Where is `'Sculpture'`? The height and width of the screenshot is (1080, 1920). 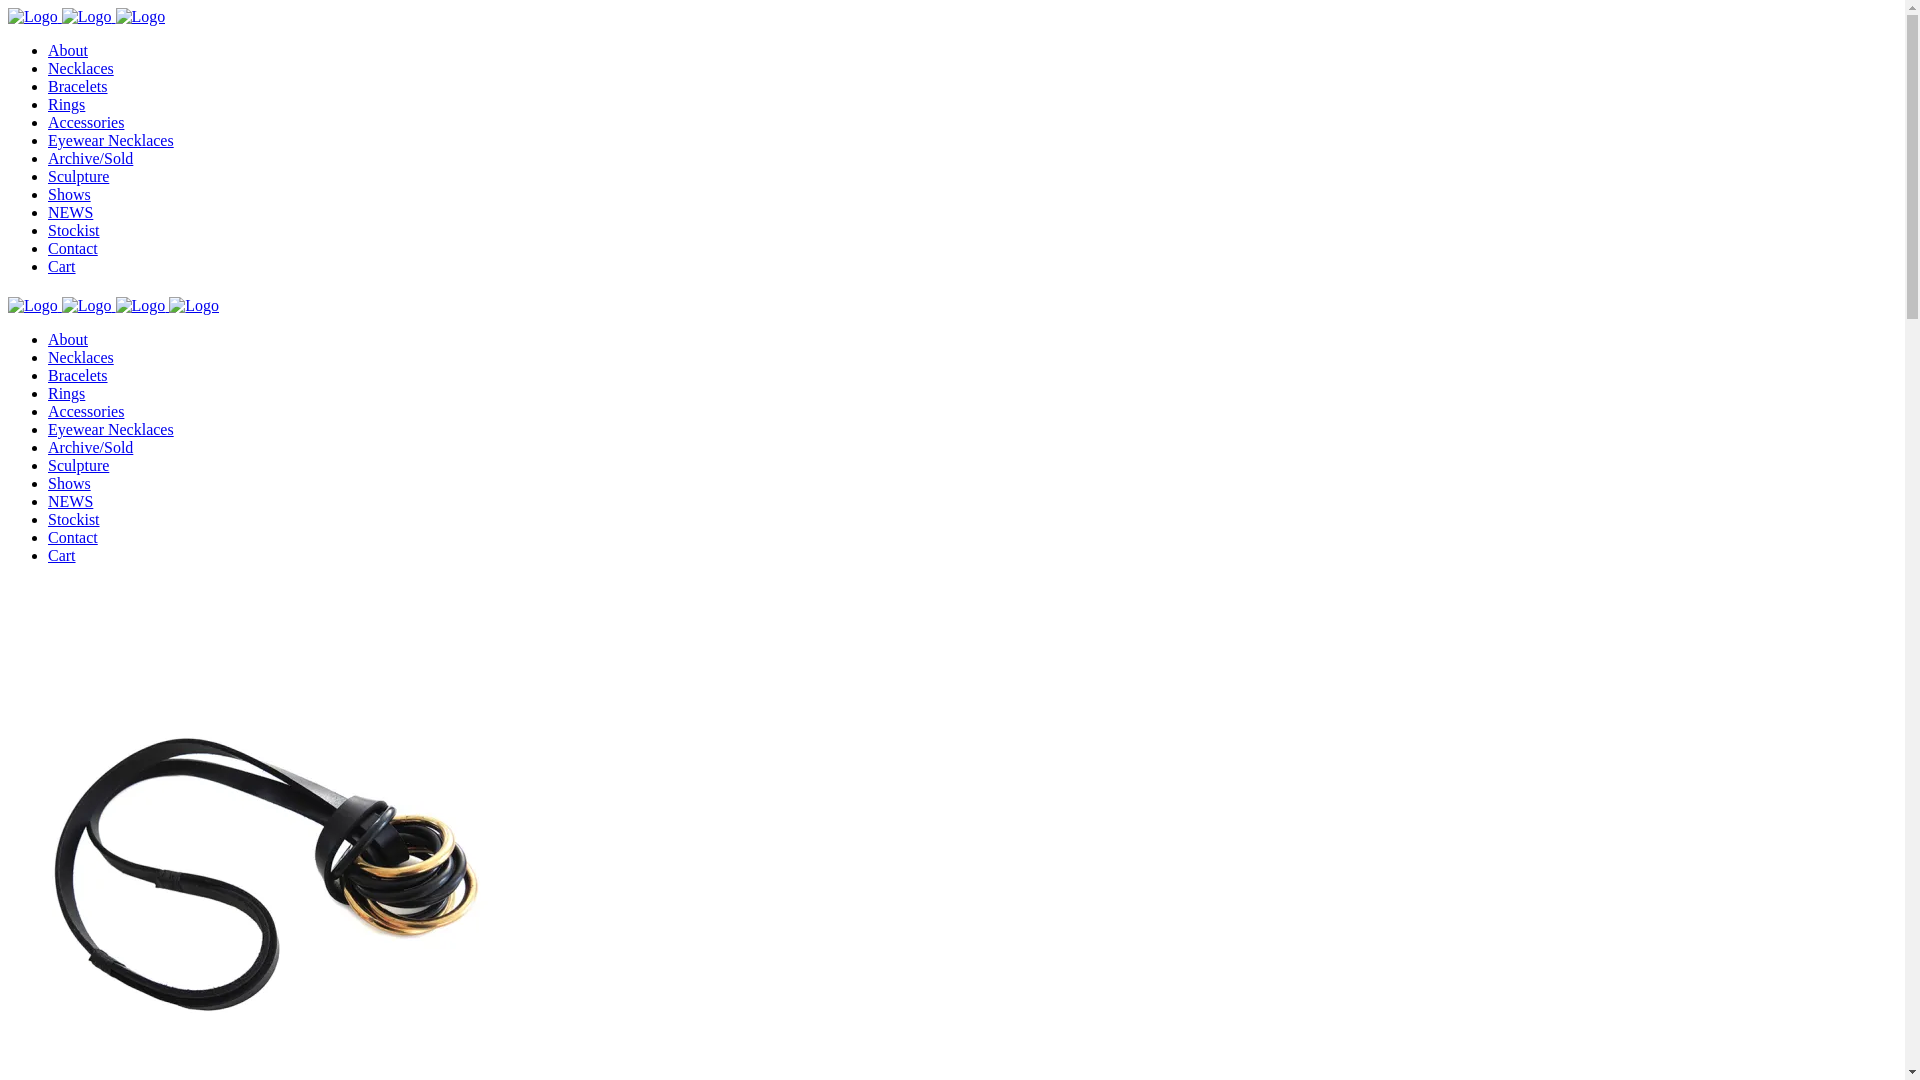
'Sculpture' is located at coordinates (78, 175).